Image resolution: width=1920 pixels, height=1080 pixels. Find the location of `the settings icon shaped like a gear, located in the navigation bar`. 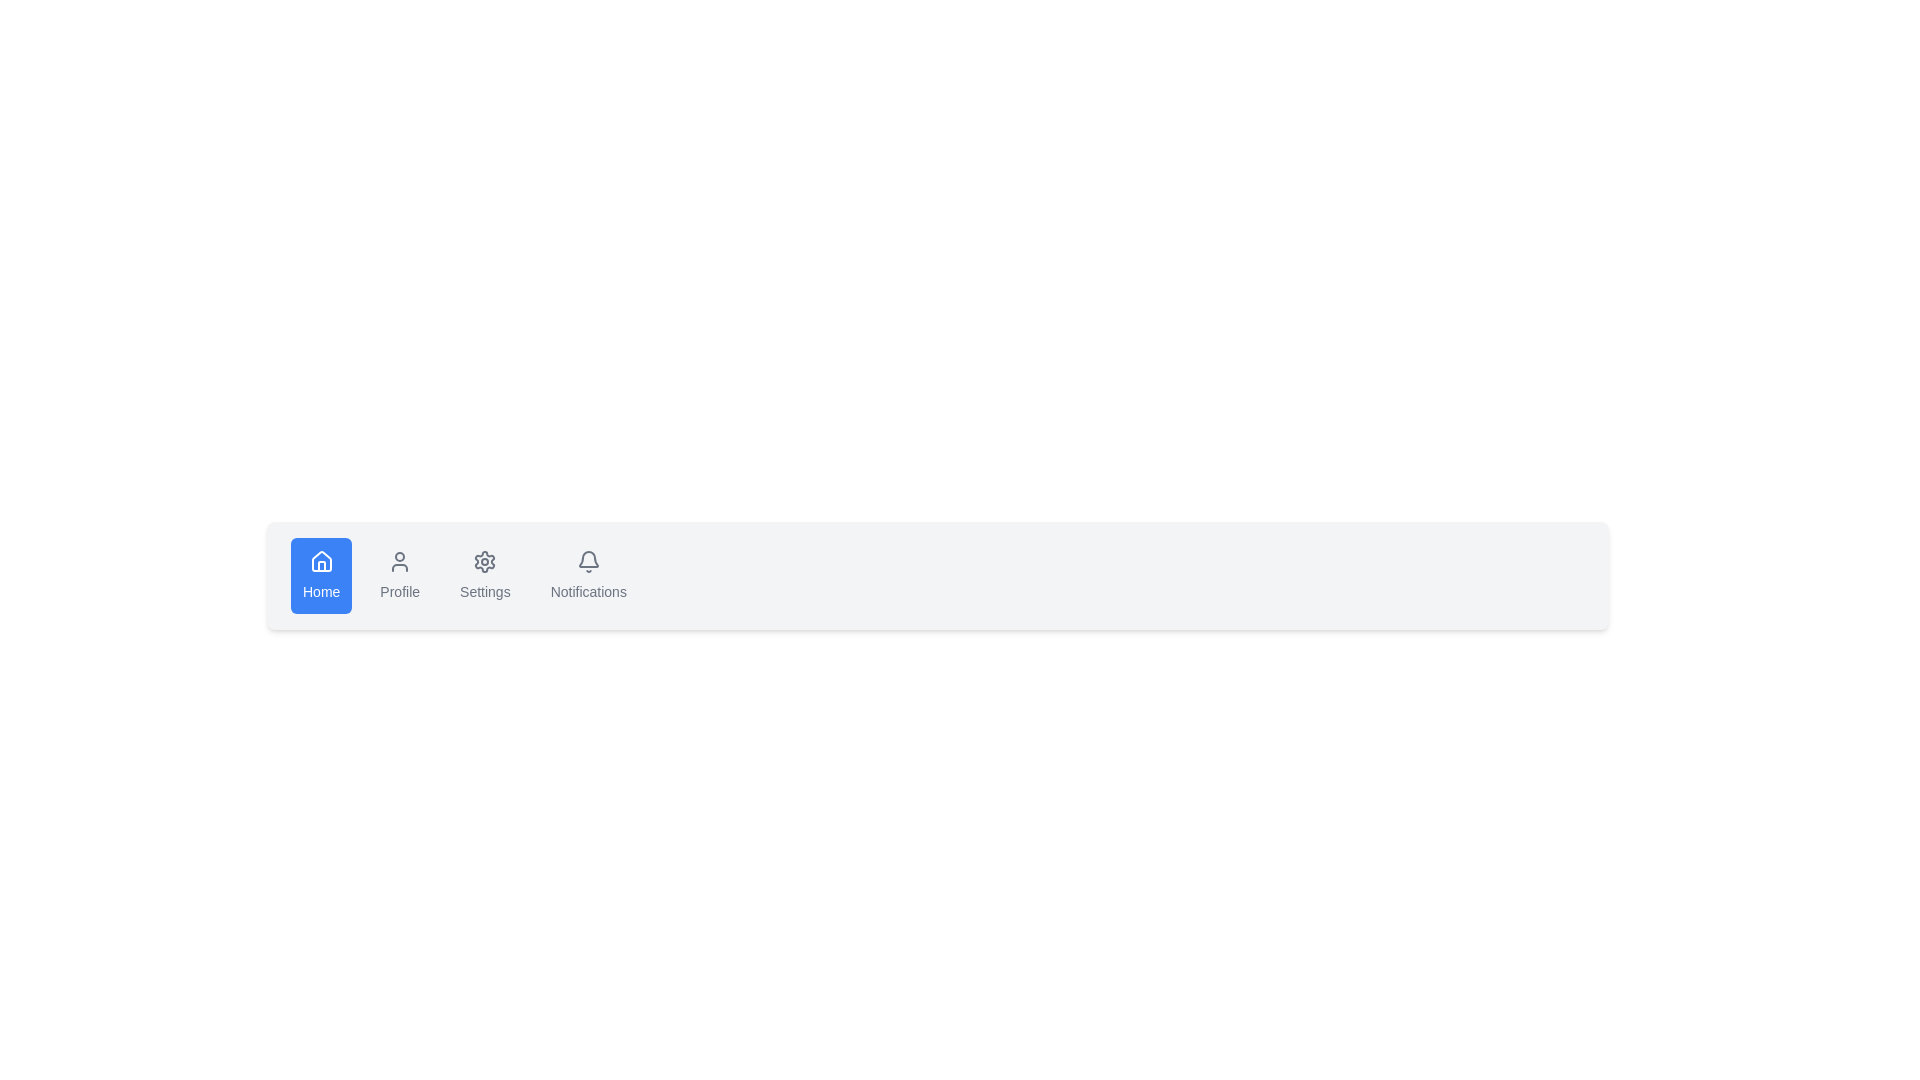

the settings icon shaped like a gear, located in the navigation bar is located at coordinates (485, 562).